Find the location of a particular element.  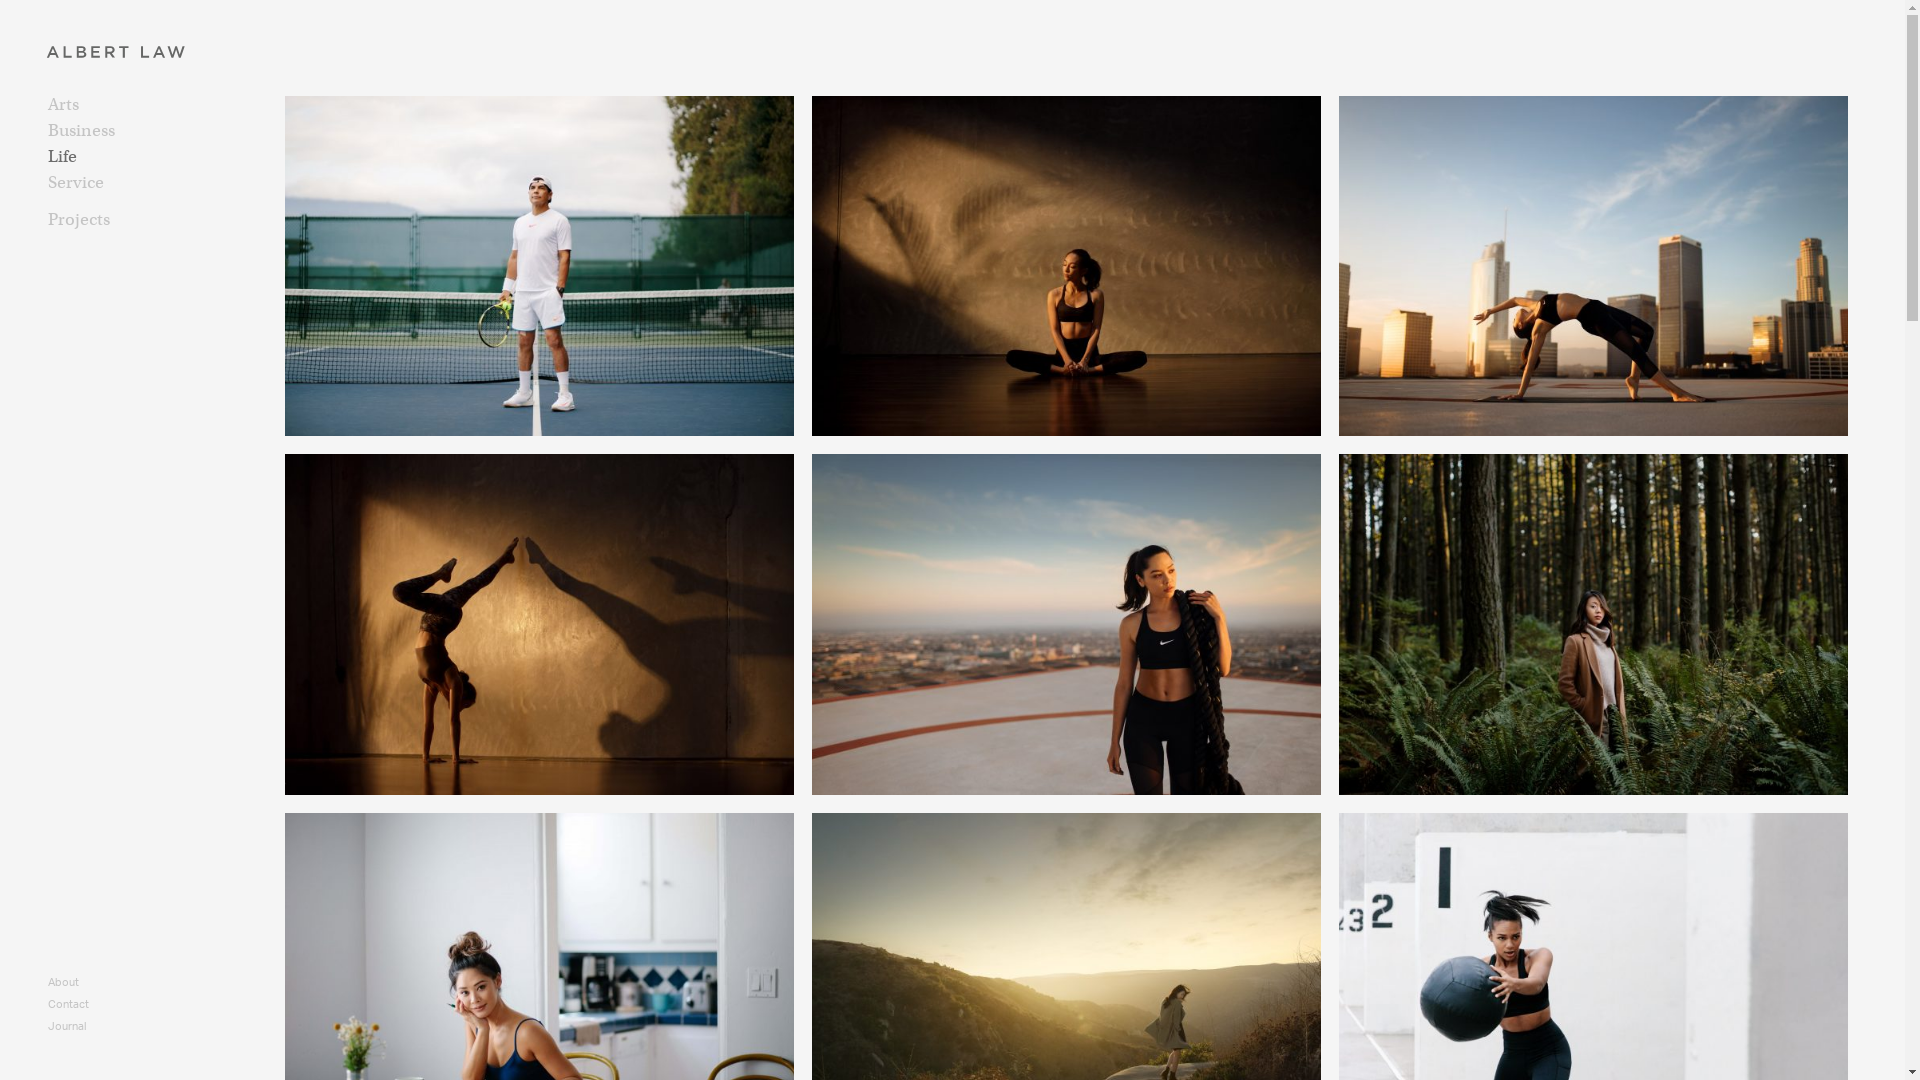

'Arts' is located at coordinates (168, 104).